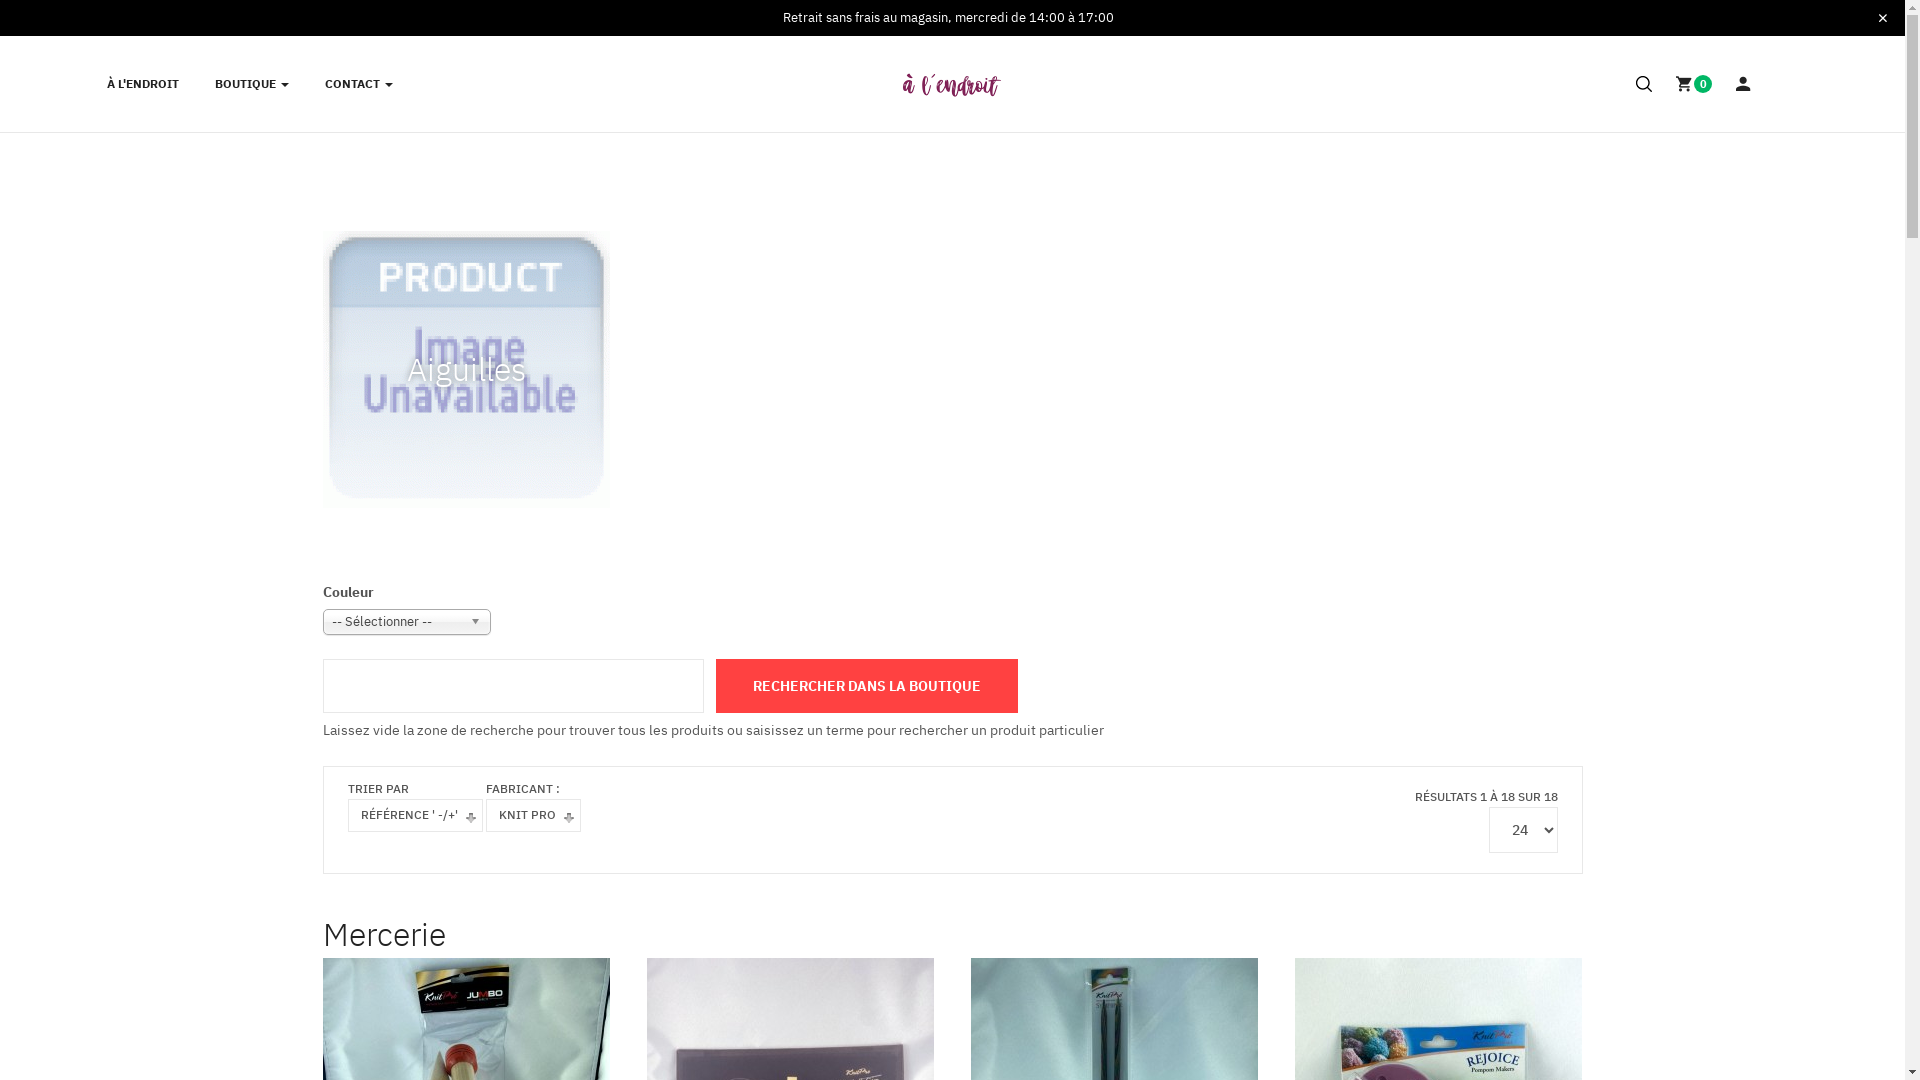 This screenshot has width=1920, height=1080. What do you see at coordinates (249, 83) in the screenshot?
I see `'BOUTIQUE'` at bounding box center [249, 83].